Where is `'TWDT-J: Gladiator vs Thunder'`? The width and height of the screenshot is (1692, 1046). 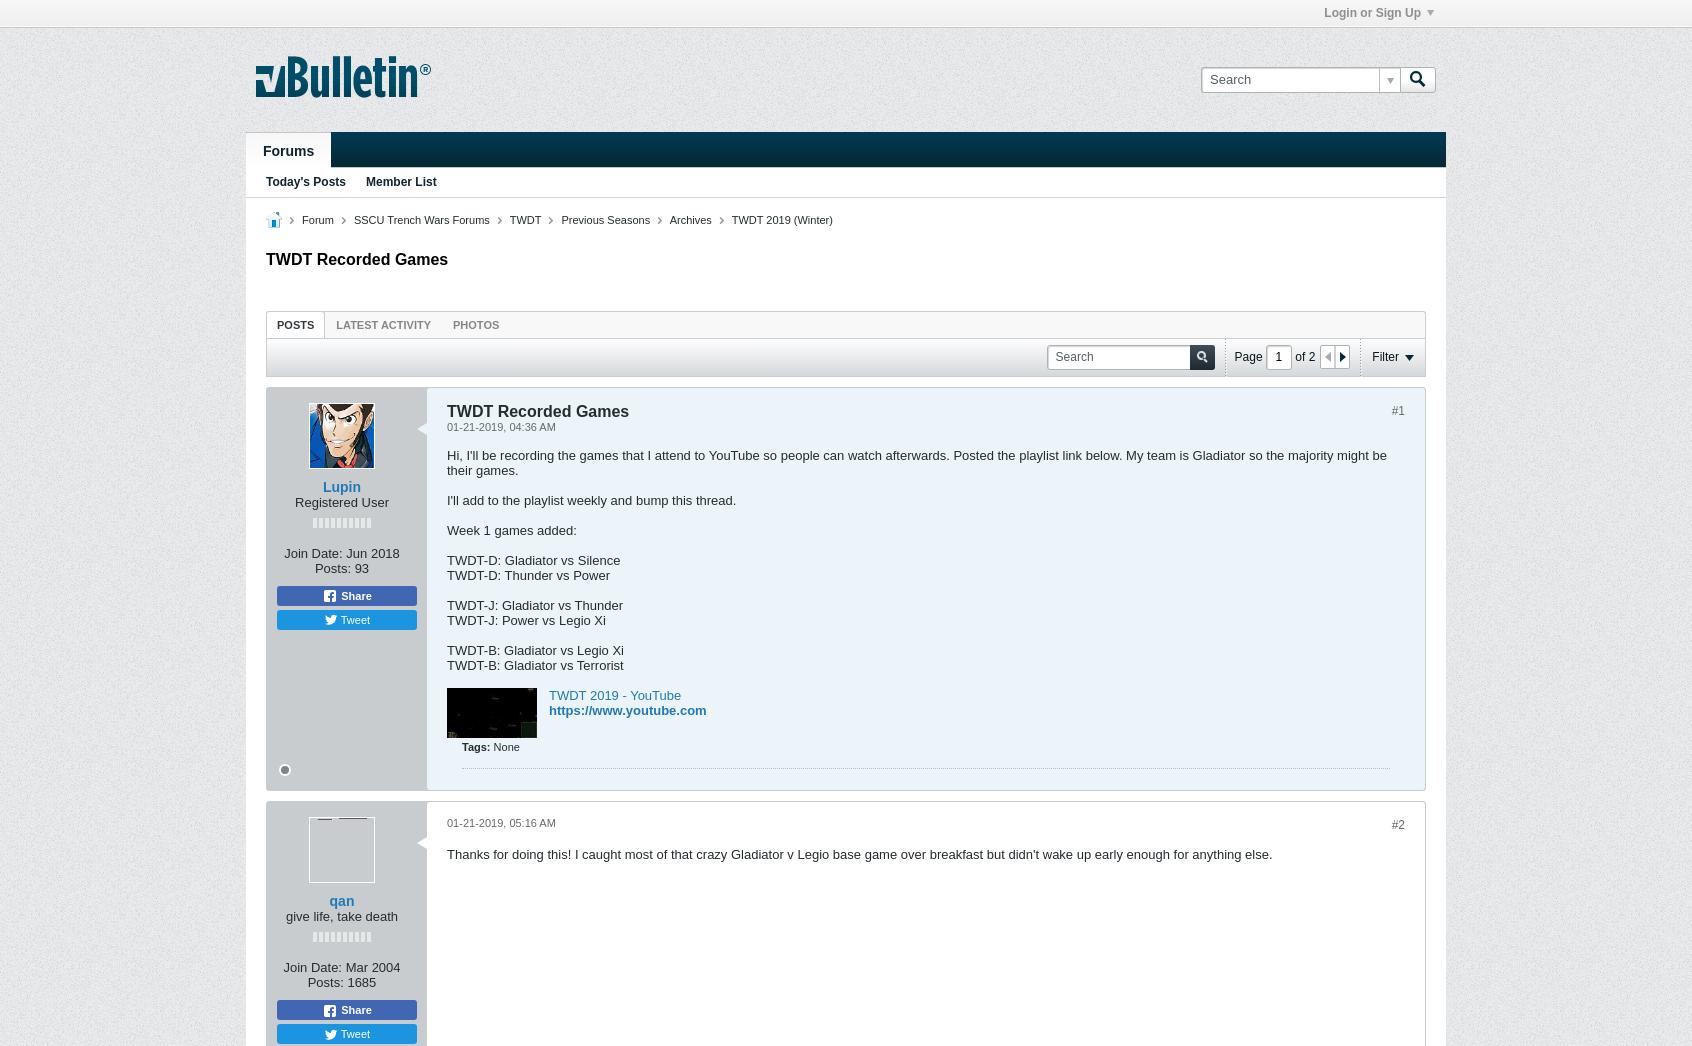
'TWDT-J: Gladiator vs Thunder' is located at coordinates (535, 604).